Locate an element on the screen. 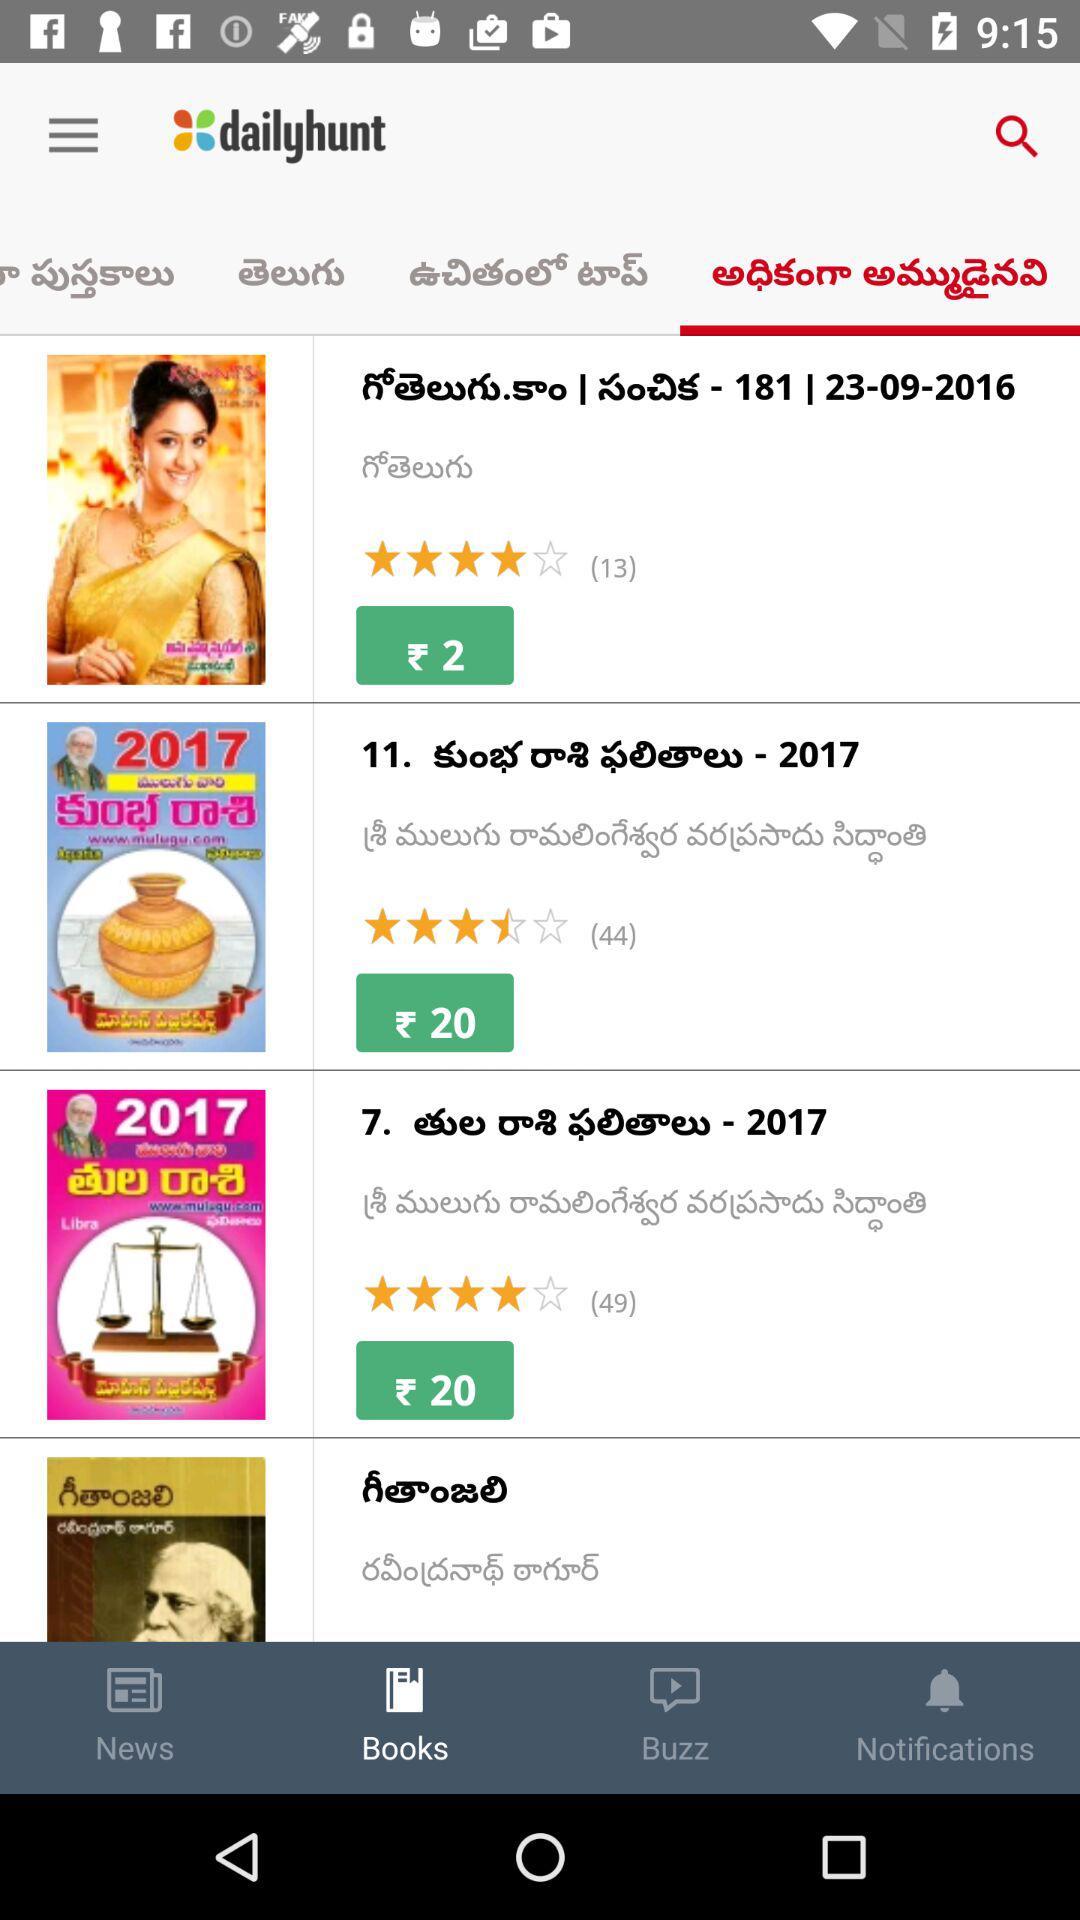 The height and width of the screenshot is (1920, 1080). icon above buzz is located at coordinates (675, 1688).